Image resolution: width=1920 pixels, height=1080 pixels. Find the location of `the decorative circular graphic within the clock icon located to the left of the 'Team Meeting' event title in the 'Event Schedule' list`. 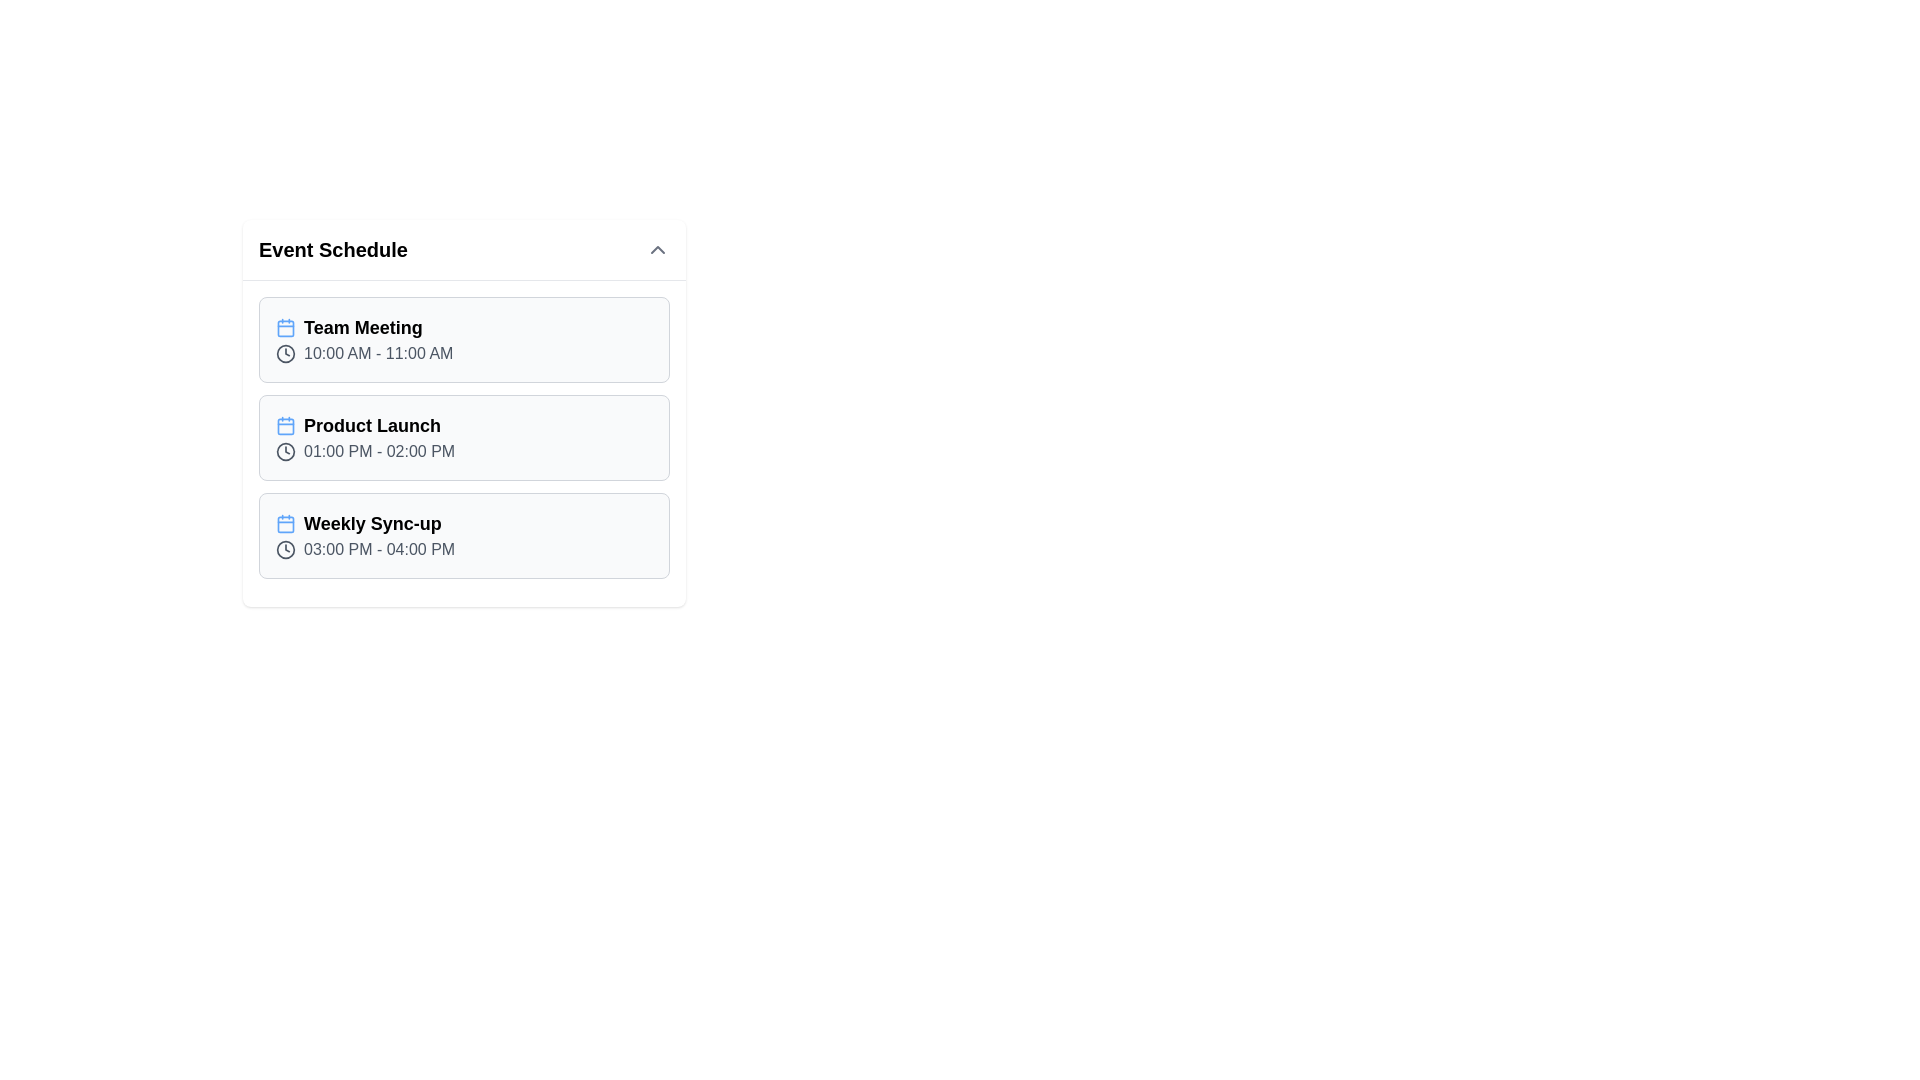

the decorative circular graphic within the clock icon located to the left of the 'Team Meeting' event title in the 'Event Schedule' list is located at coordinates (285, 353).